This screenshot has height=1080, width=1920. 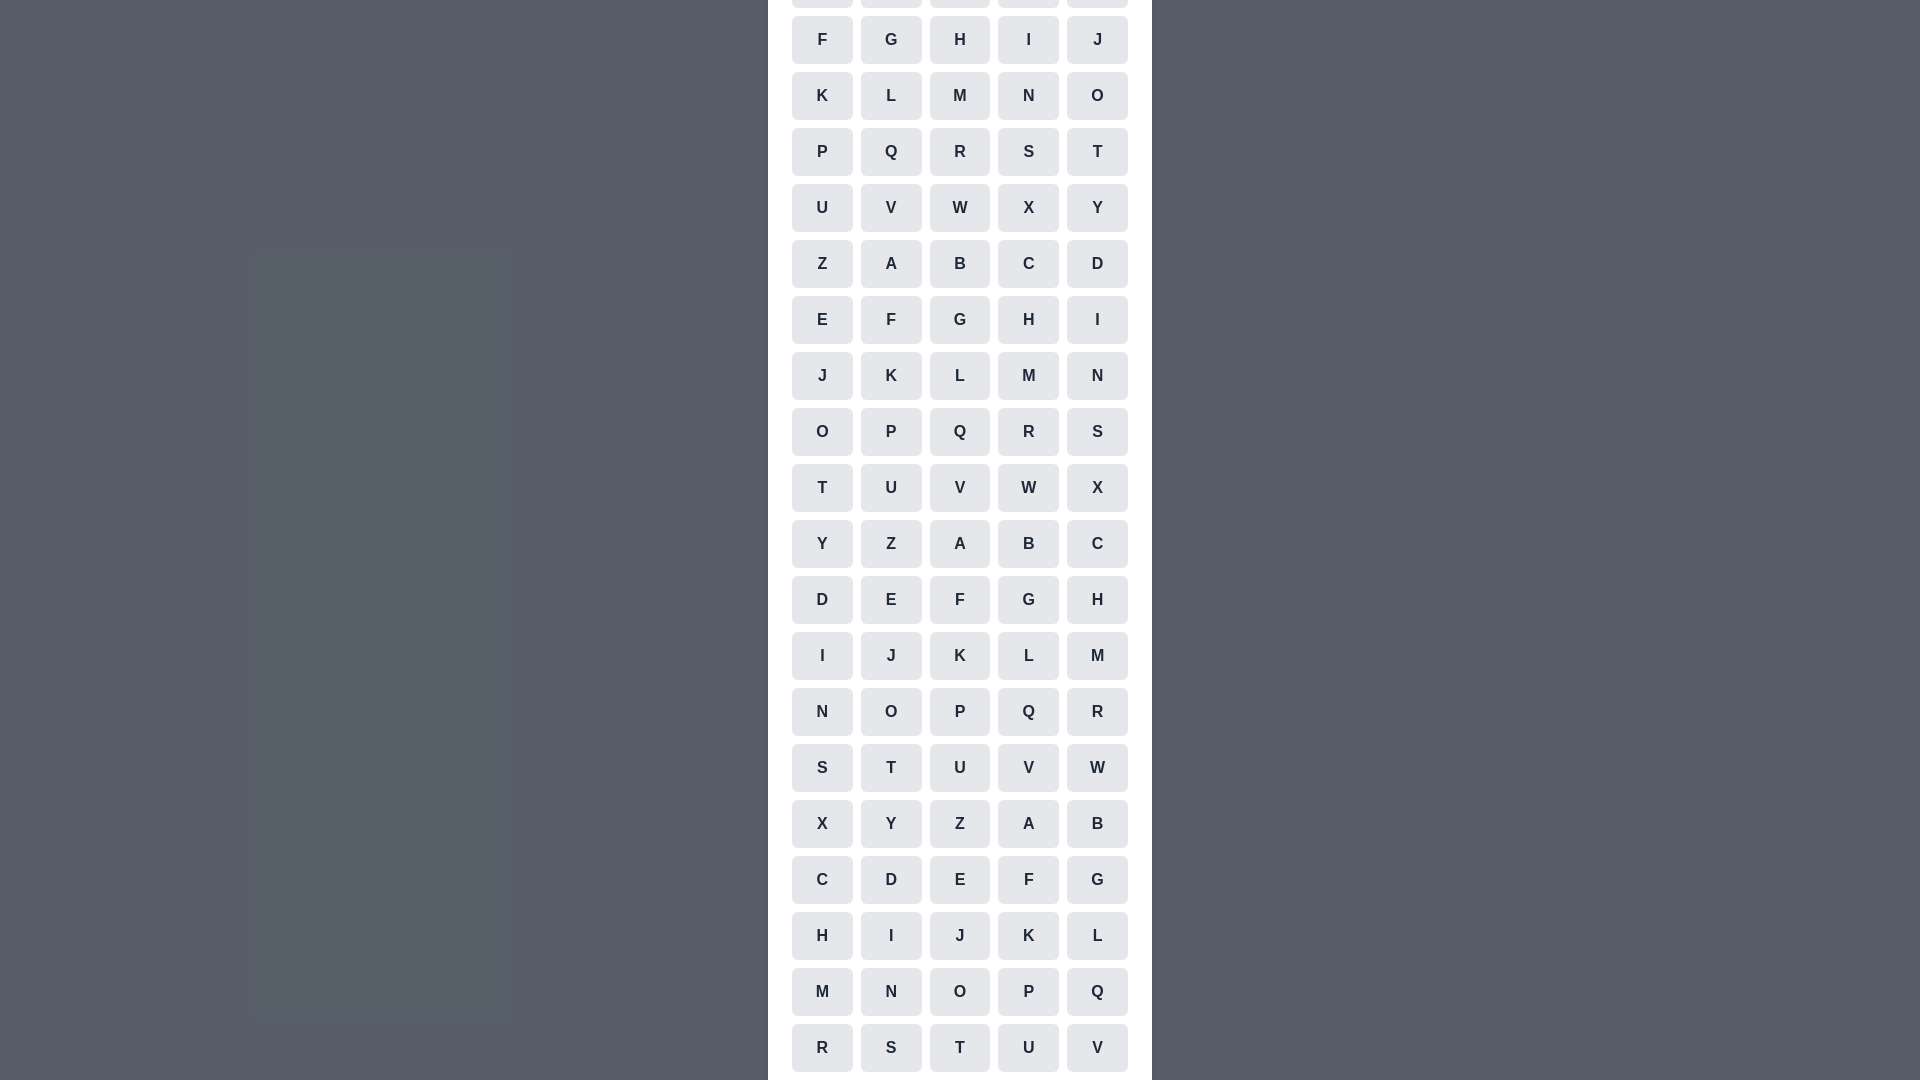 What do you see at coordinates (960, 39) in the screenshot?
I see `the cell representing the character H` at bounding box center [960, 39].